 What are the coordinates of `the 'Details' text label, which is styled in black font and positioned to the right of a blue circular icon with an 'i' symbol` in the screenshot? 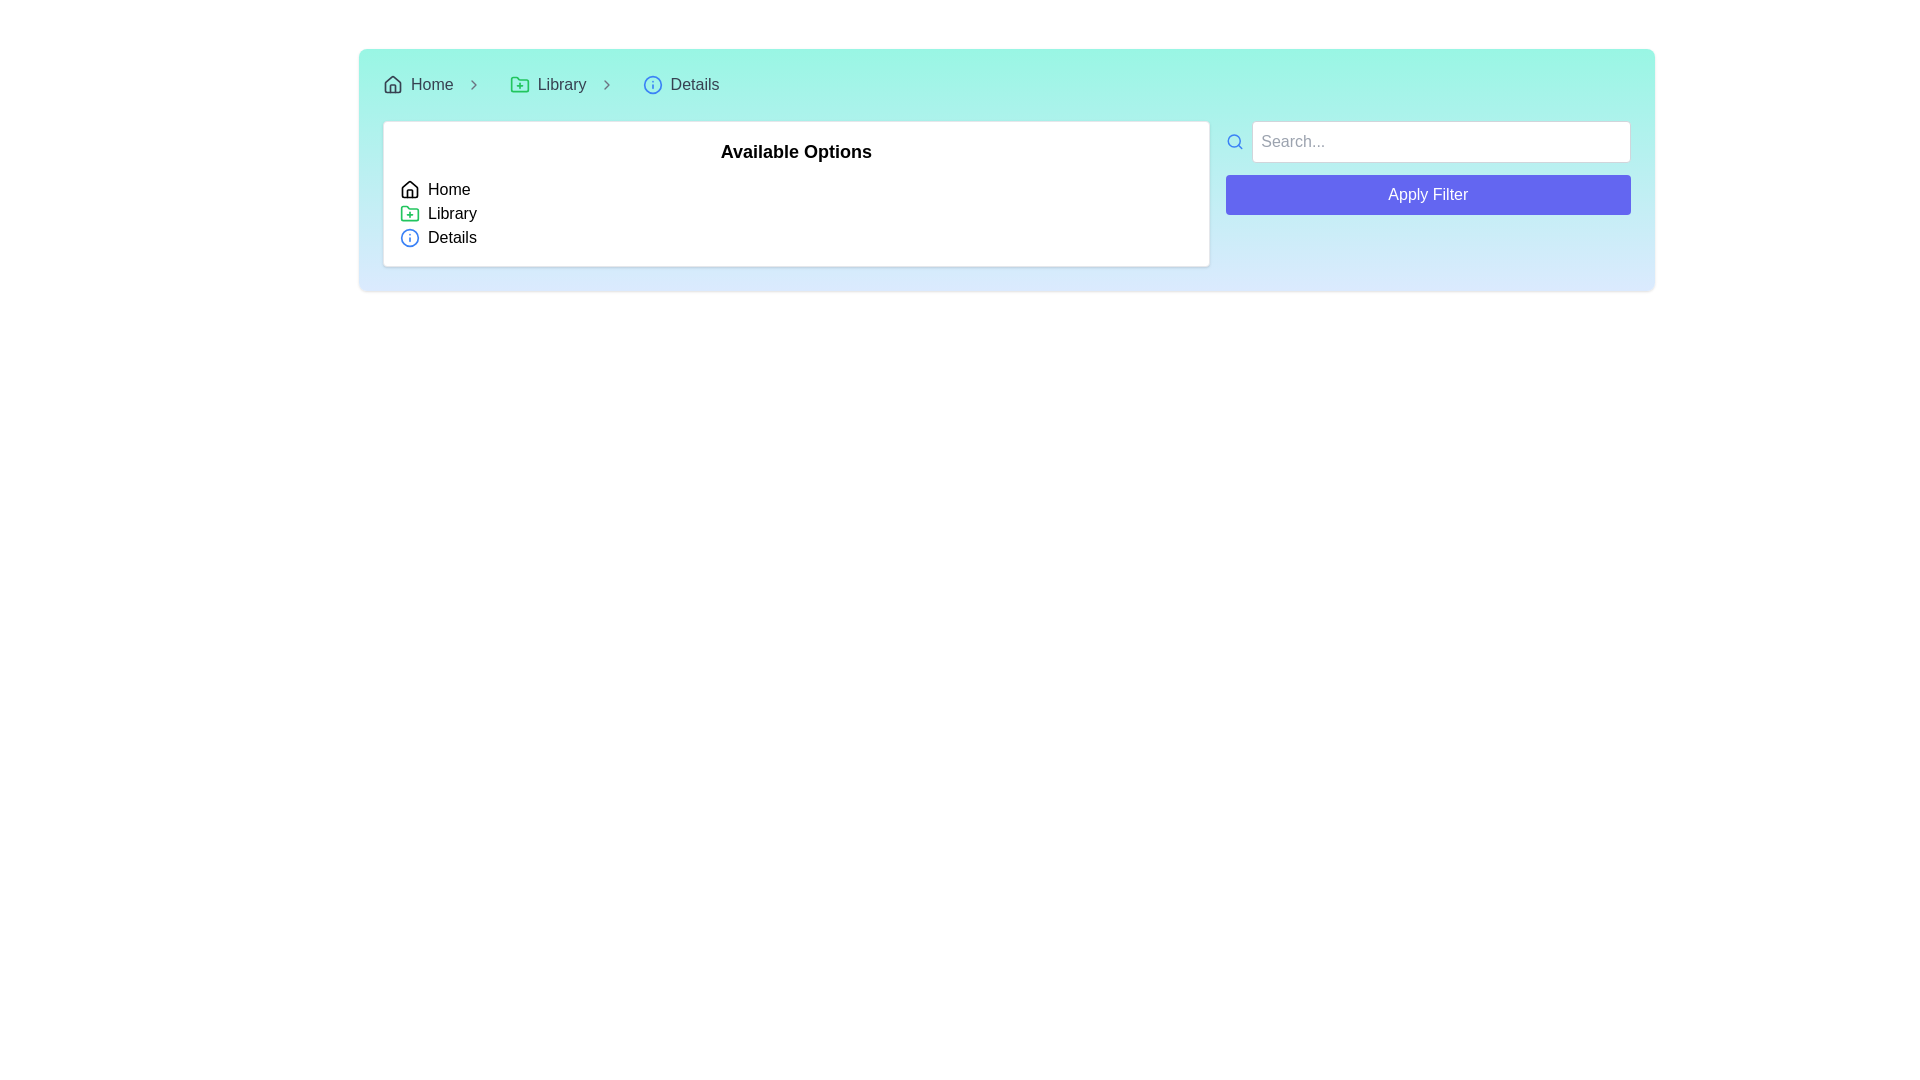 It's located at (451, 237).